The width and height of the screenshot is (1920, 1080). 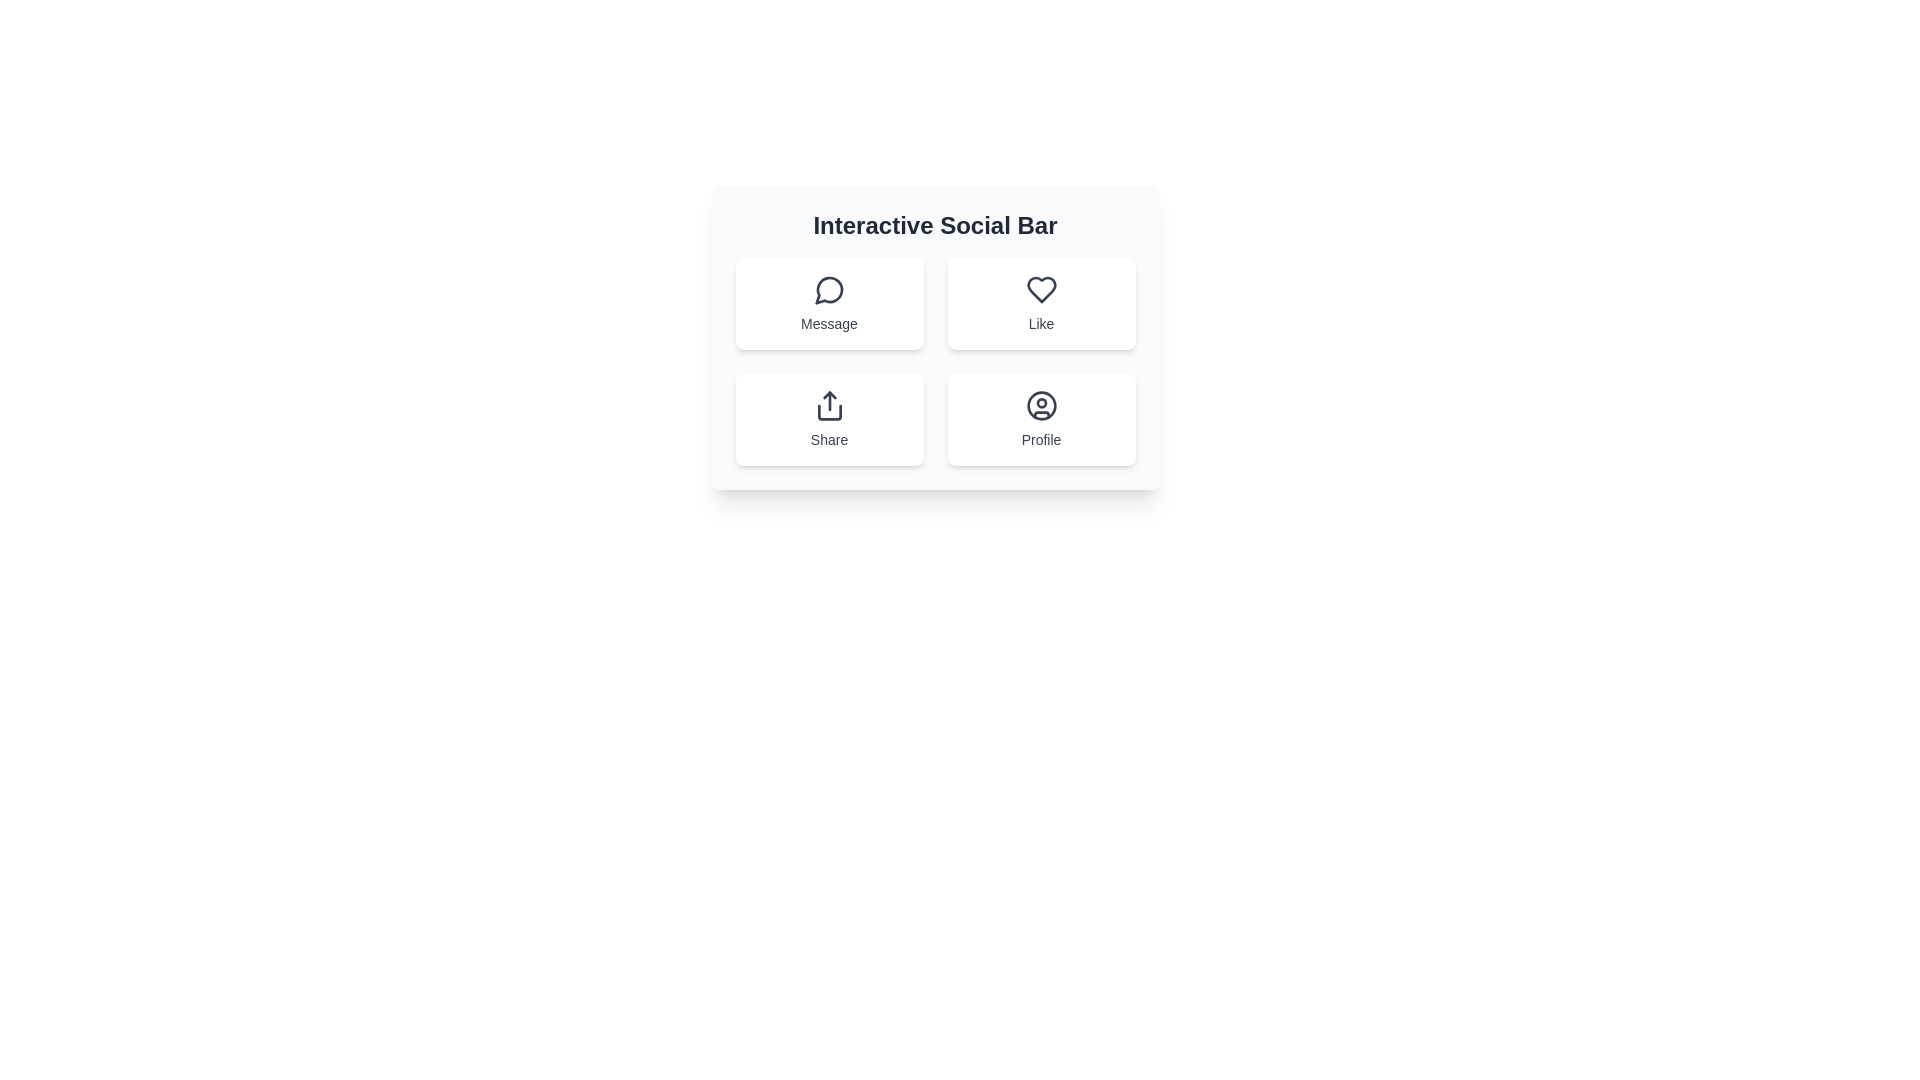 I want to click on the SVG circle element that represents the user's profile icon, located in the bottom-right section of the grid layout under the 'Interactive Social Bar', so click(x=1040, y=405).